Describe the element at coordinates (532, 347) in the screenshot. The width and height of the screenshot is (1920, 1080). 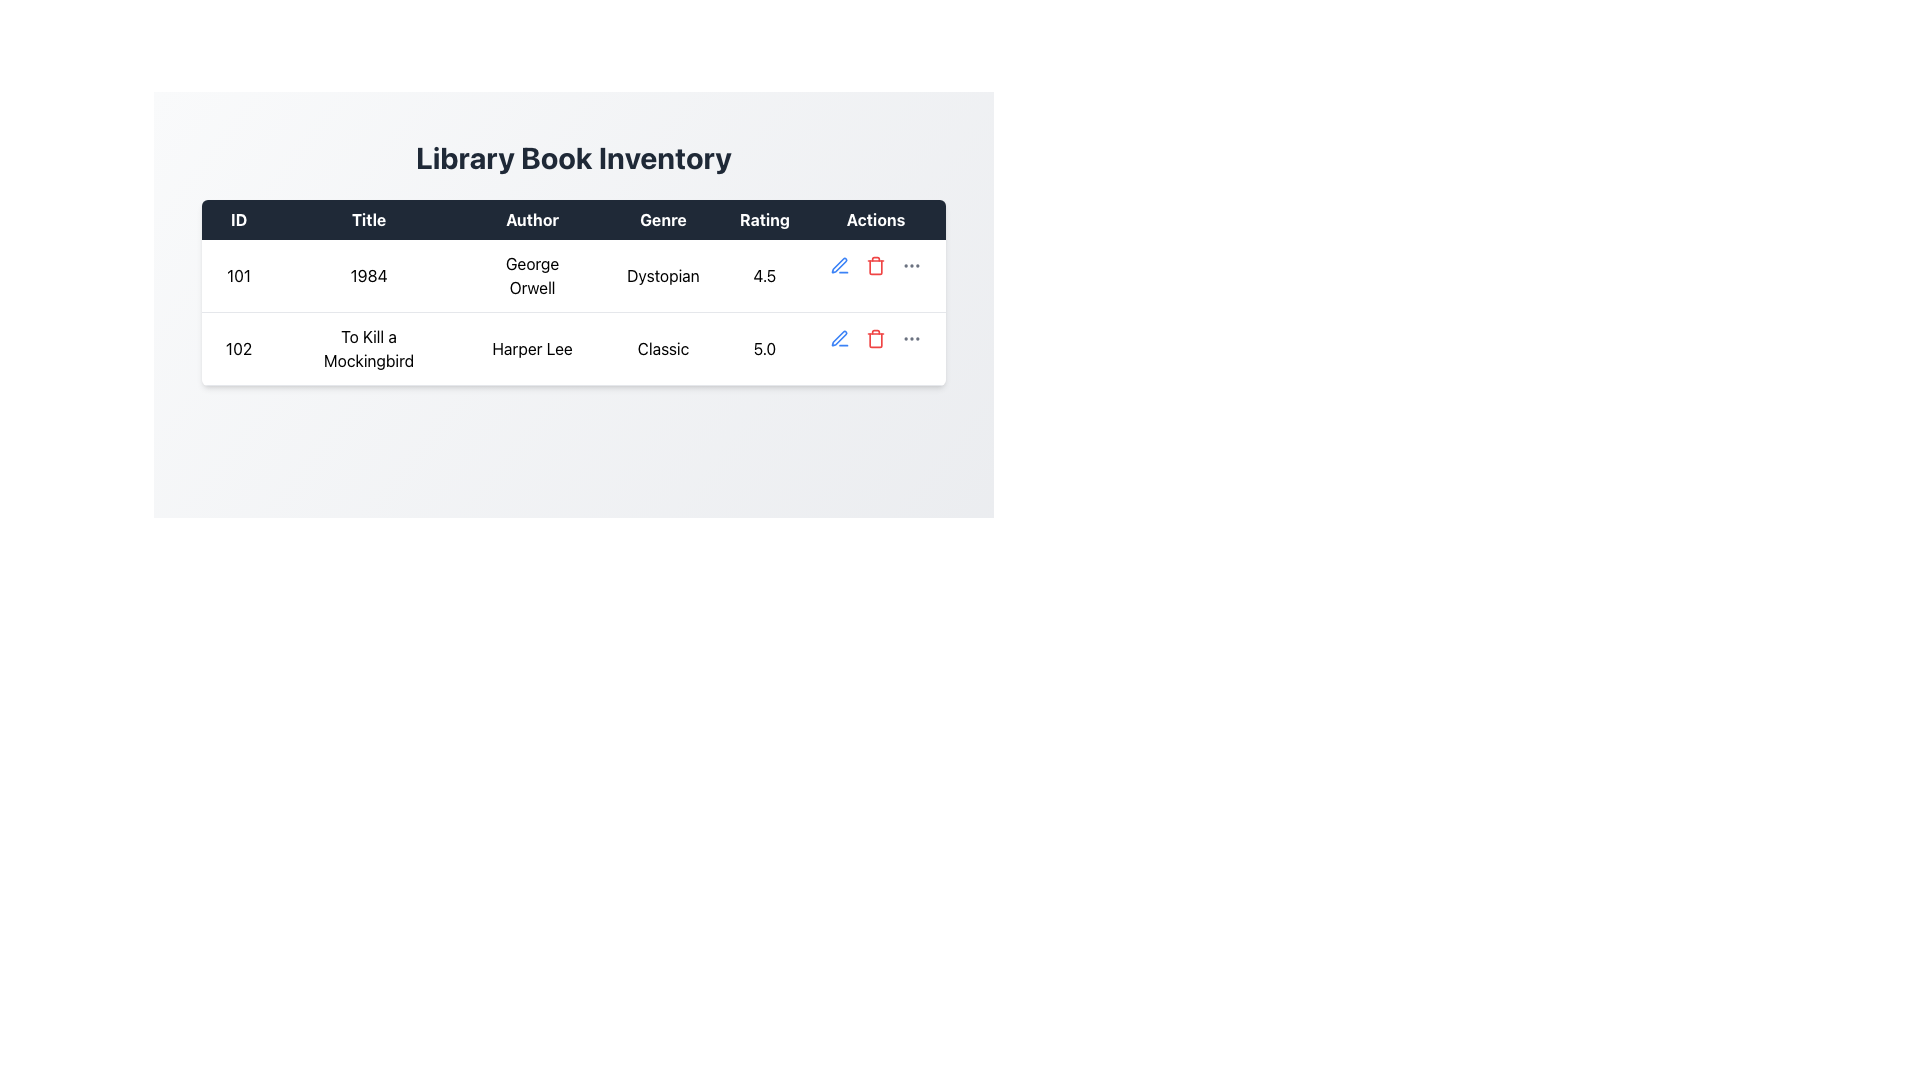
I see `the text component displaying the name 'Harper Lee' located in the 'Author' column of the table, specifically in the third column of the second row with ID '102'` at that location.